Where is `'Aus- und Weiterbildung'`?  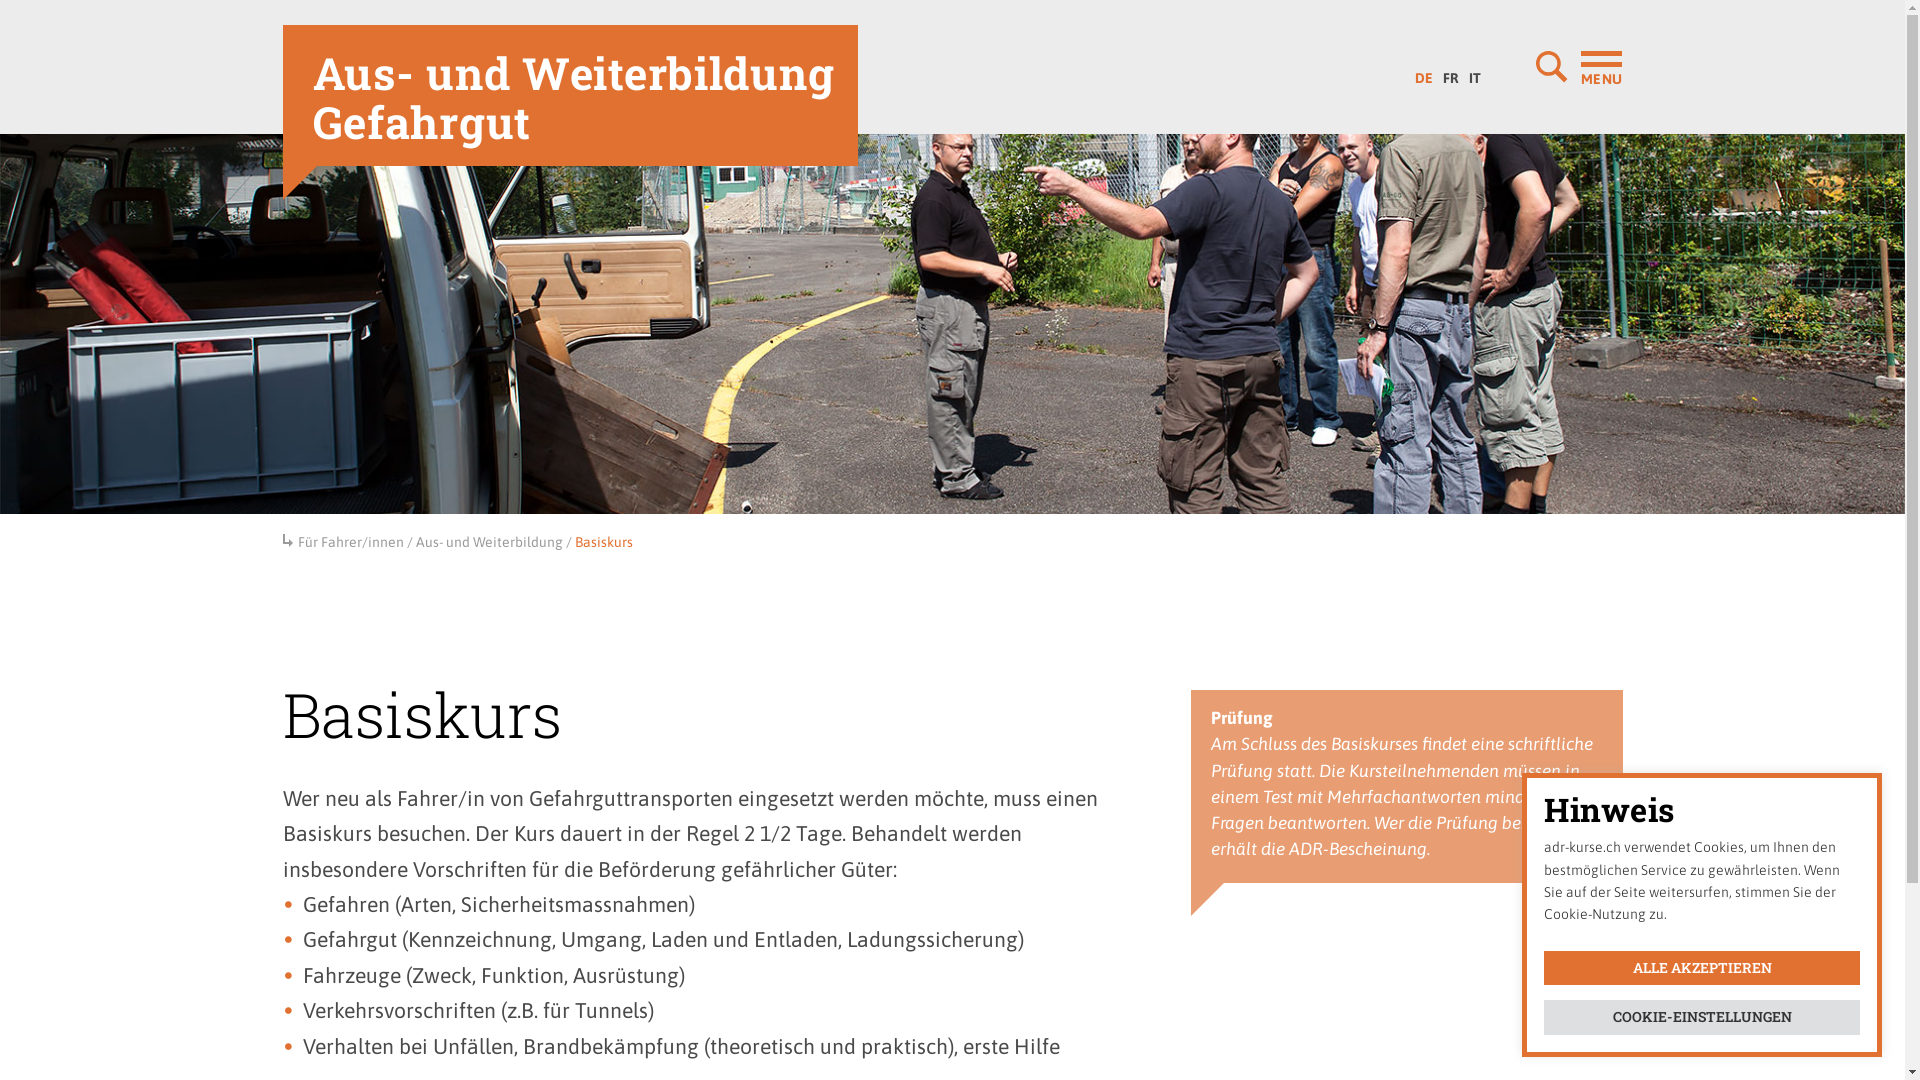 'Aus- und Weiterbildung' is located at coordinates (489, 542).